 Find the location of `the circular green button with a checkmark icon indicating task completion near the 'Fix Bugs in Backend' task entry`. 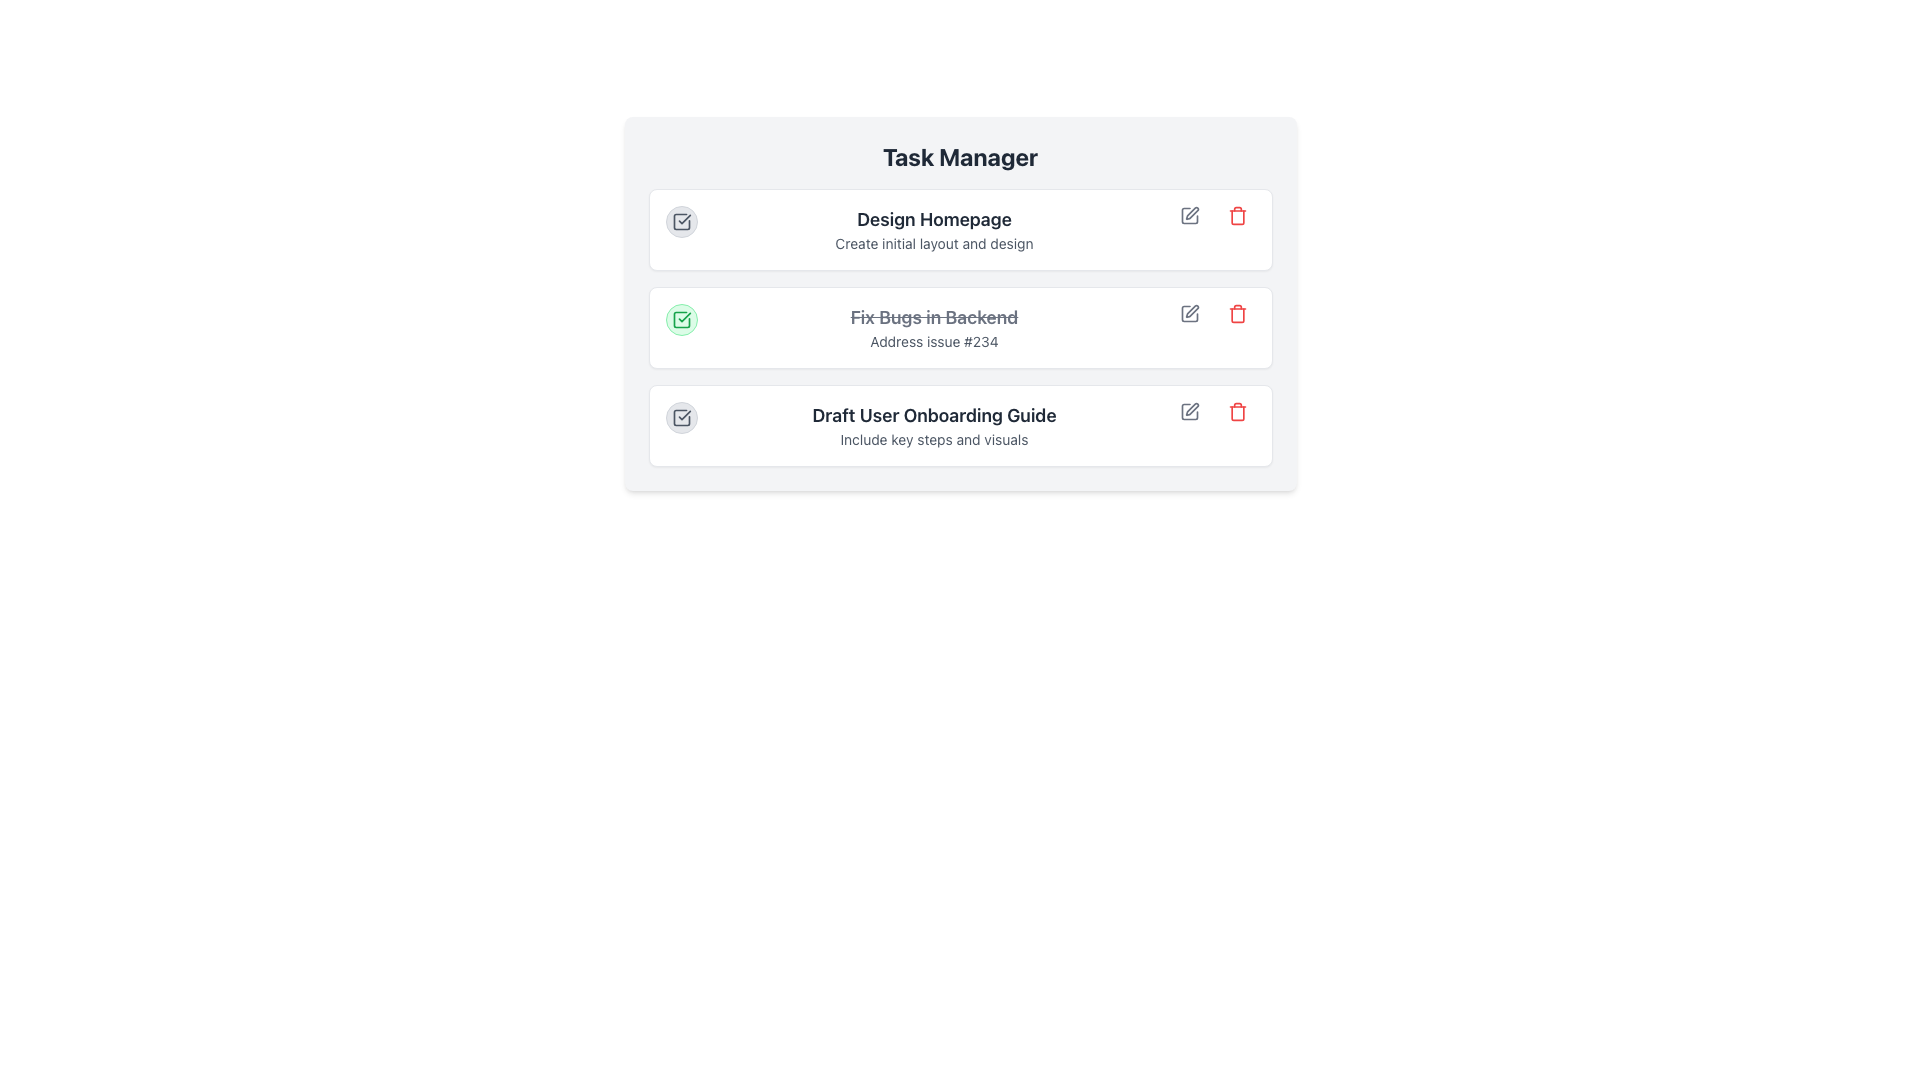

the circular green button with a checkmark icon indicating task completion near the 'Fix Bugs in Backend' task entry is located at coordinates (681, 319).